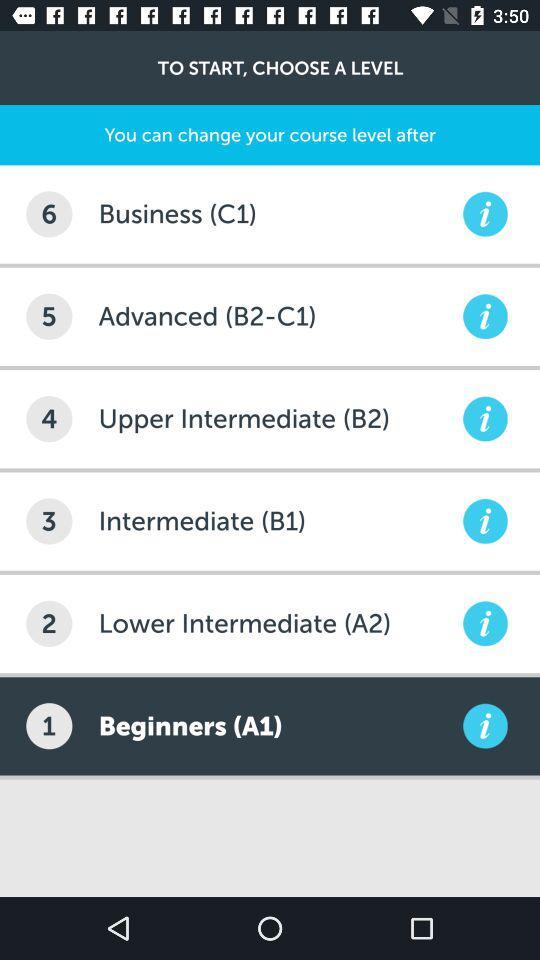 This screenshot has width=540, height=960. I want to click on more information, so click(484, 725).